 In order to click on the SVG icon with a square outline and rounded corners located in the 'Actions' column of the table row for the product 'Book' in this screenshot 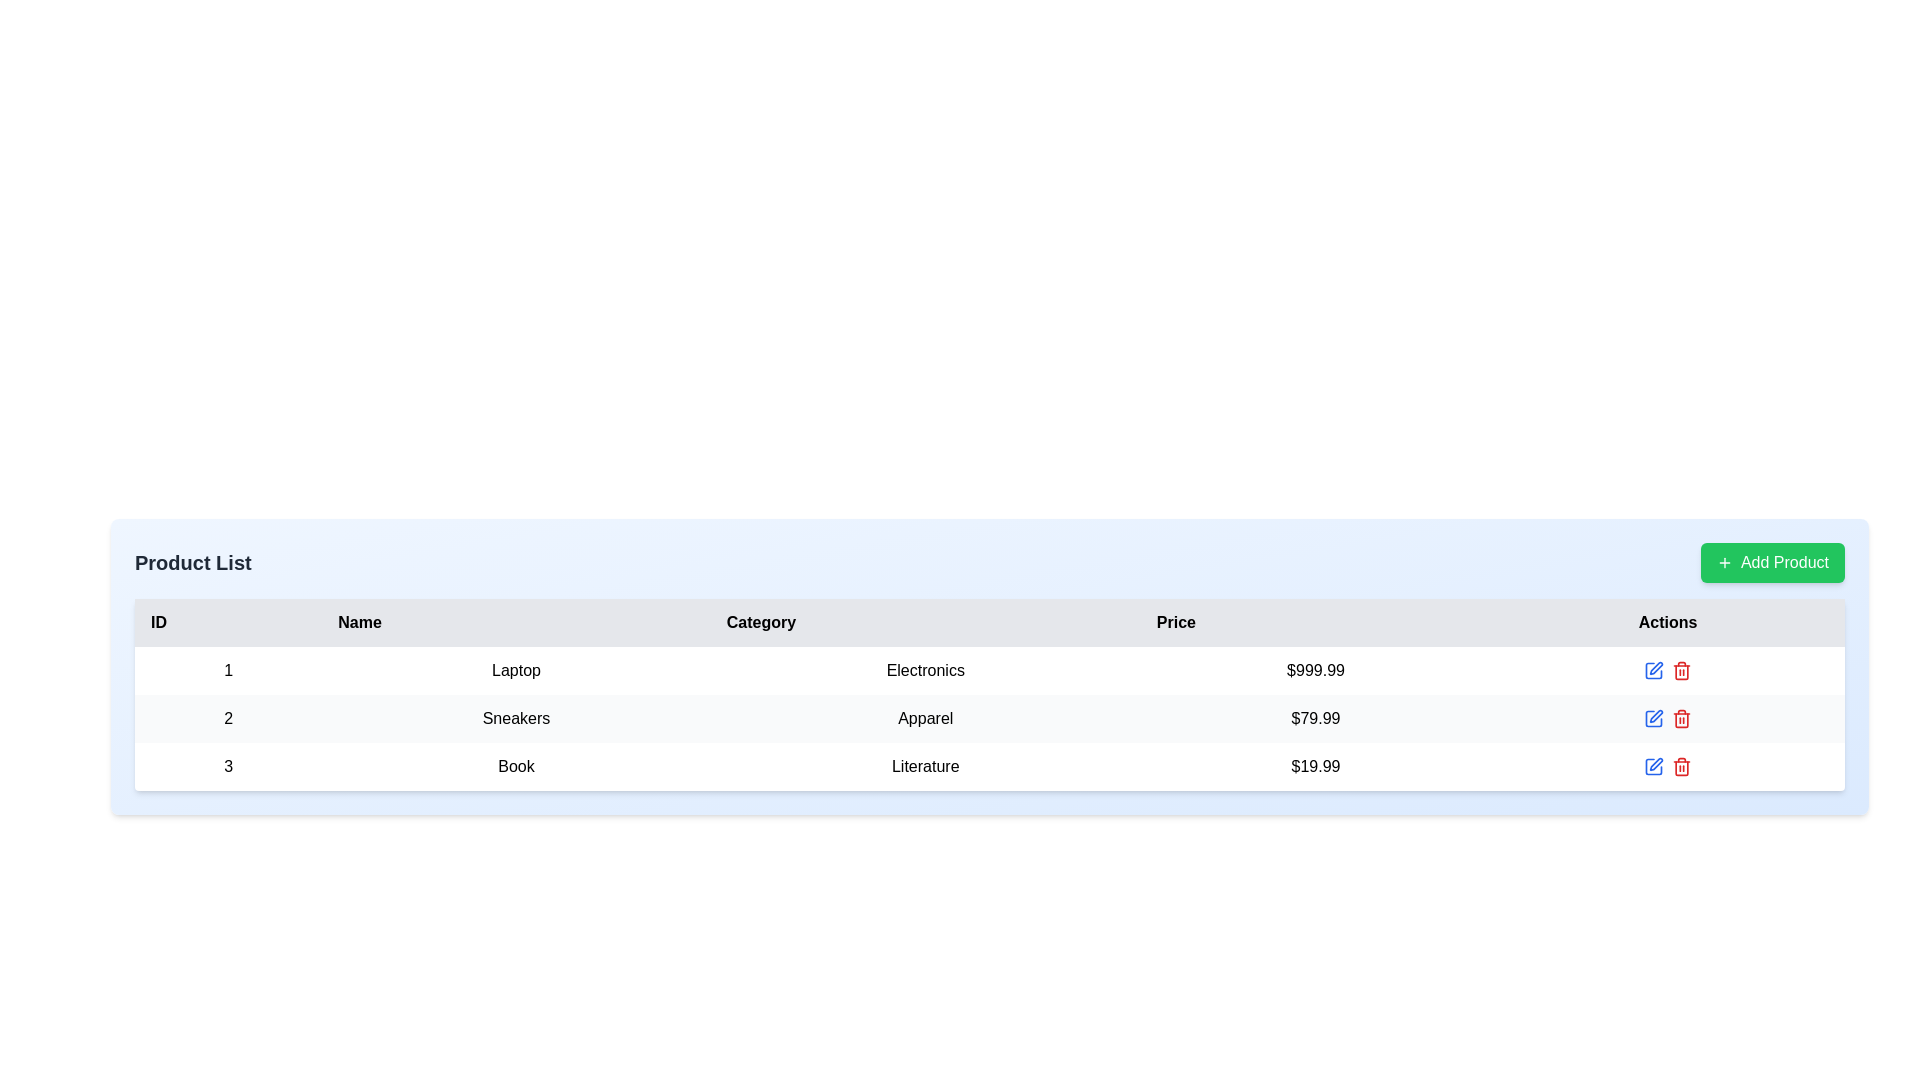, I will do `click(1654, 671)`.